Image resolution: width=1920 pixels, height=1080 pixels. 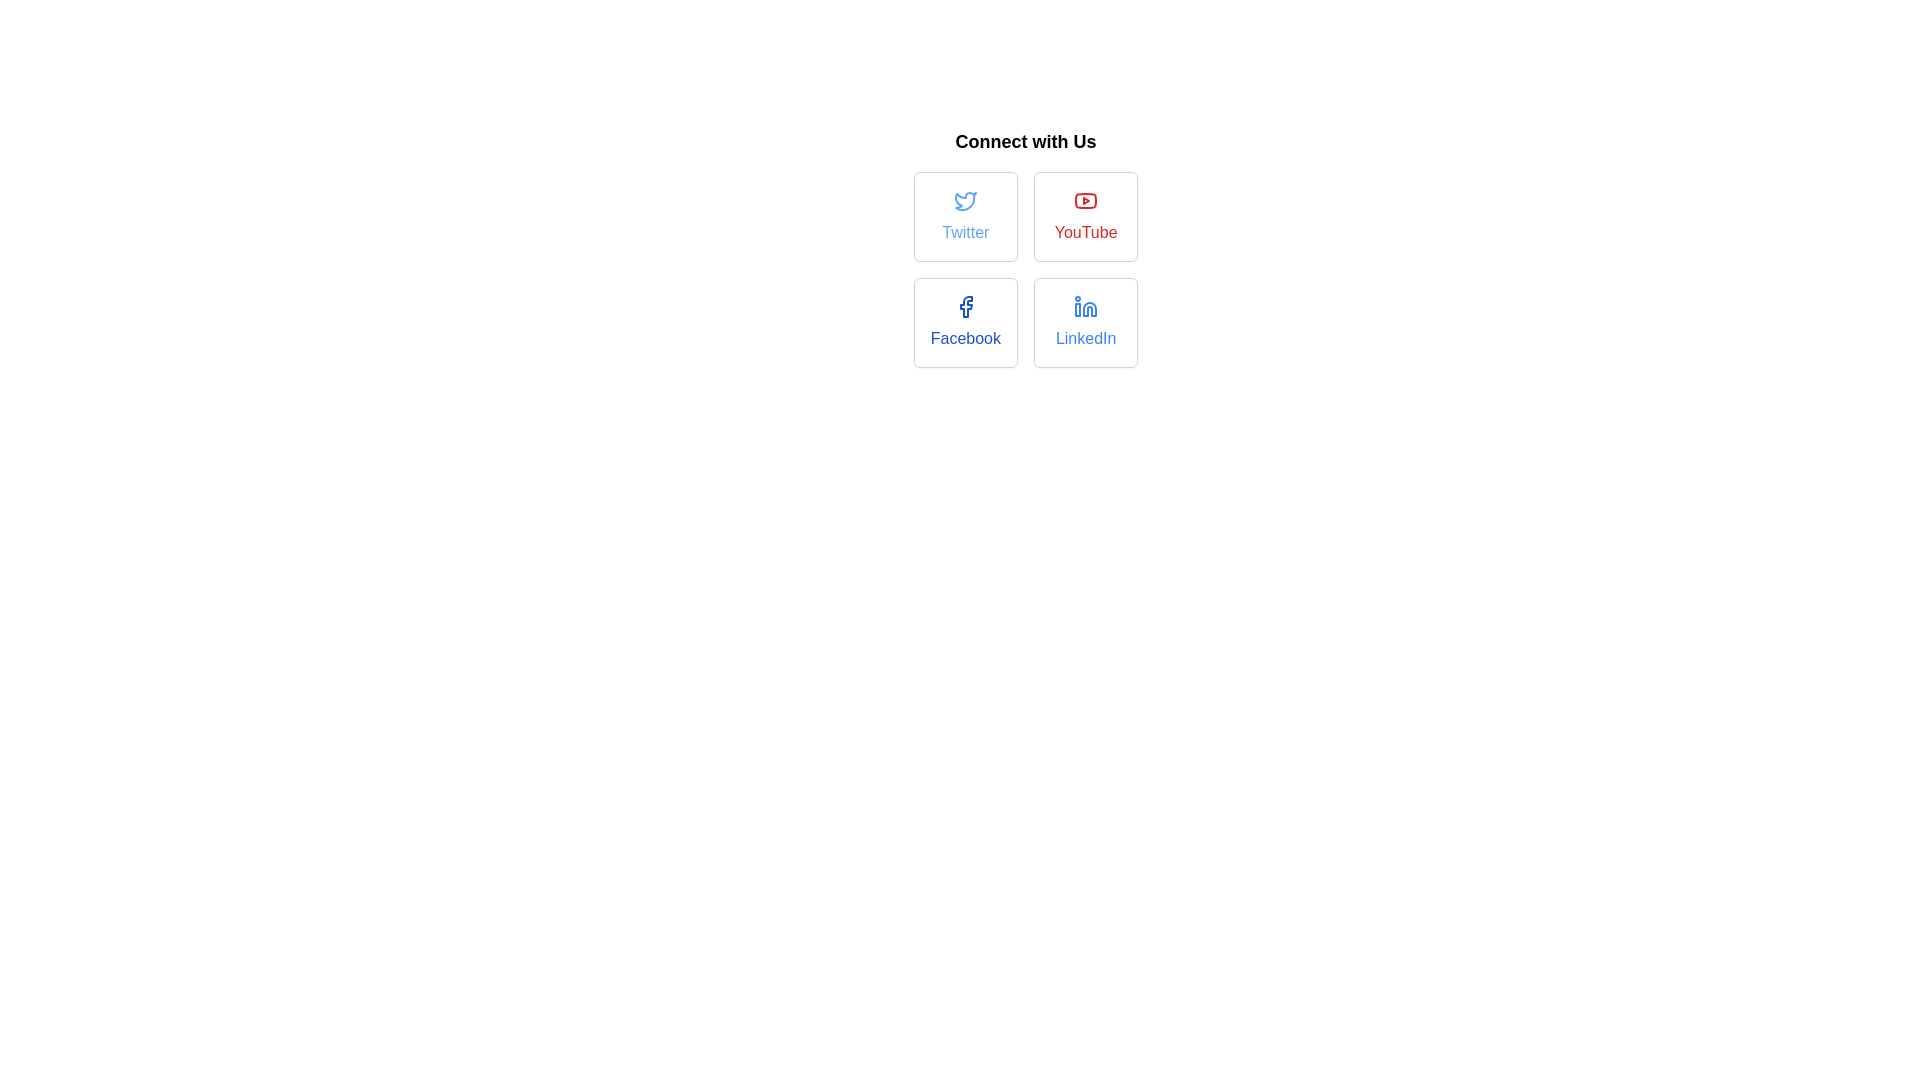 What do you see at coordinates (966, 307) in the screenshot?
I see `the Facebook icon located in the bottom-left side of the social media icons grid, specifically in the third position adjacent to the LinkedIn button` at bounding box center [966, 307].